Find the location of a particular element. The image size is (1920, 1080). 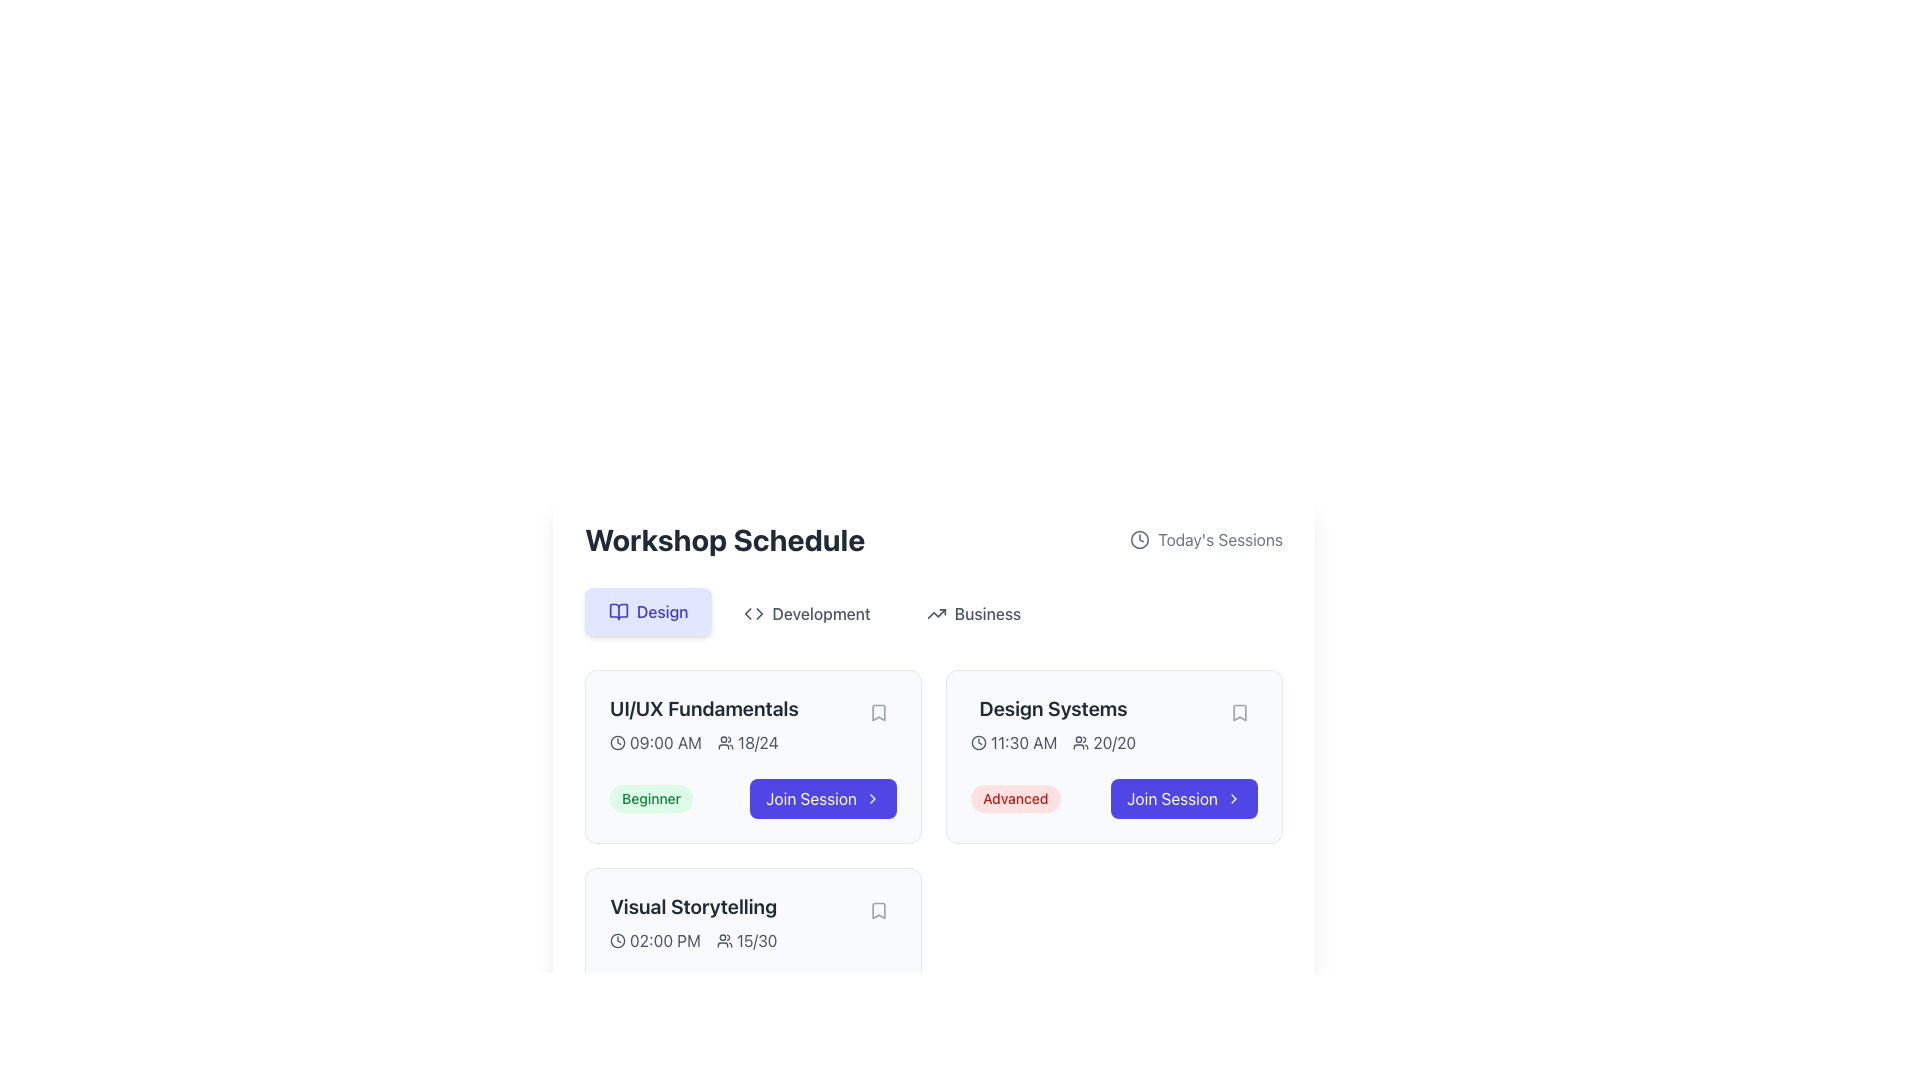

the text label within the purple button, which serves as a call-to-action for joining a session is located at coordinates (811, 797).